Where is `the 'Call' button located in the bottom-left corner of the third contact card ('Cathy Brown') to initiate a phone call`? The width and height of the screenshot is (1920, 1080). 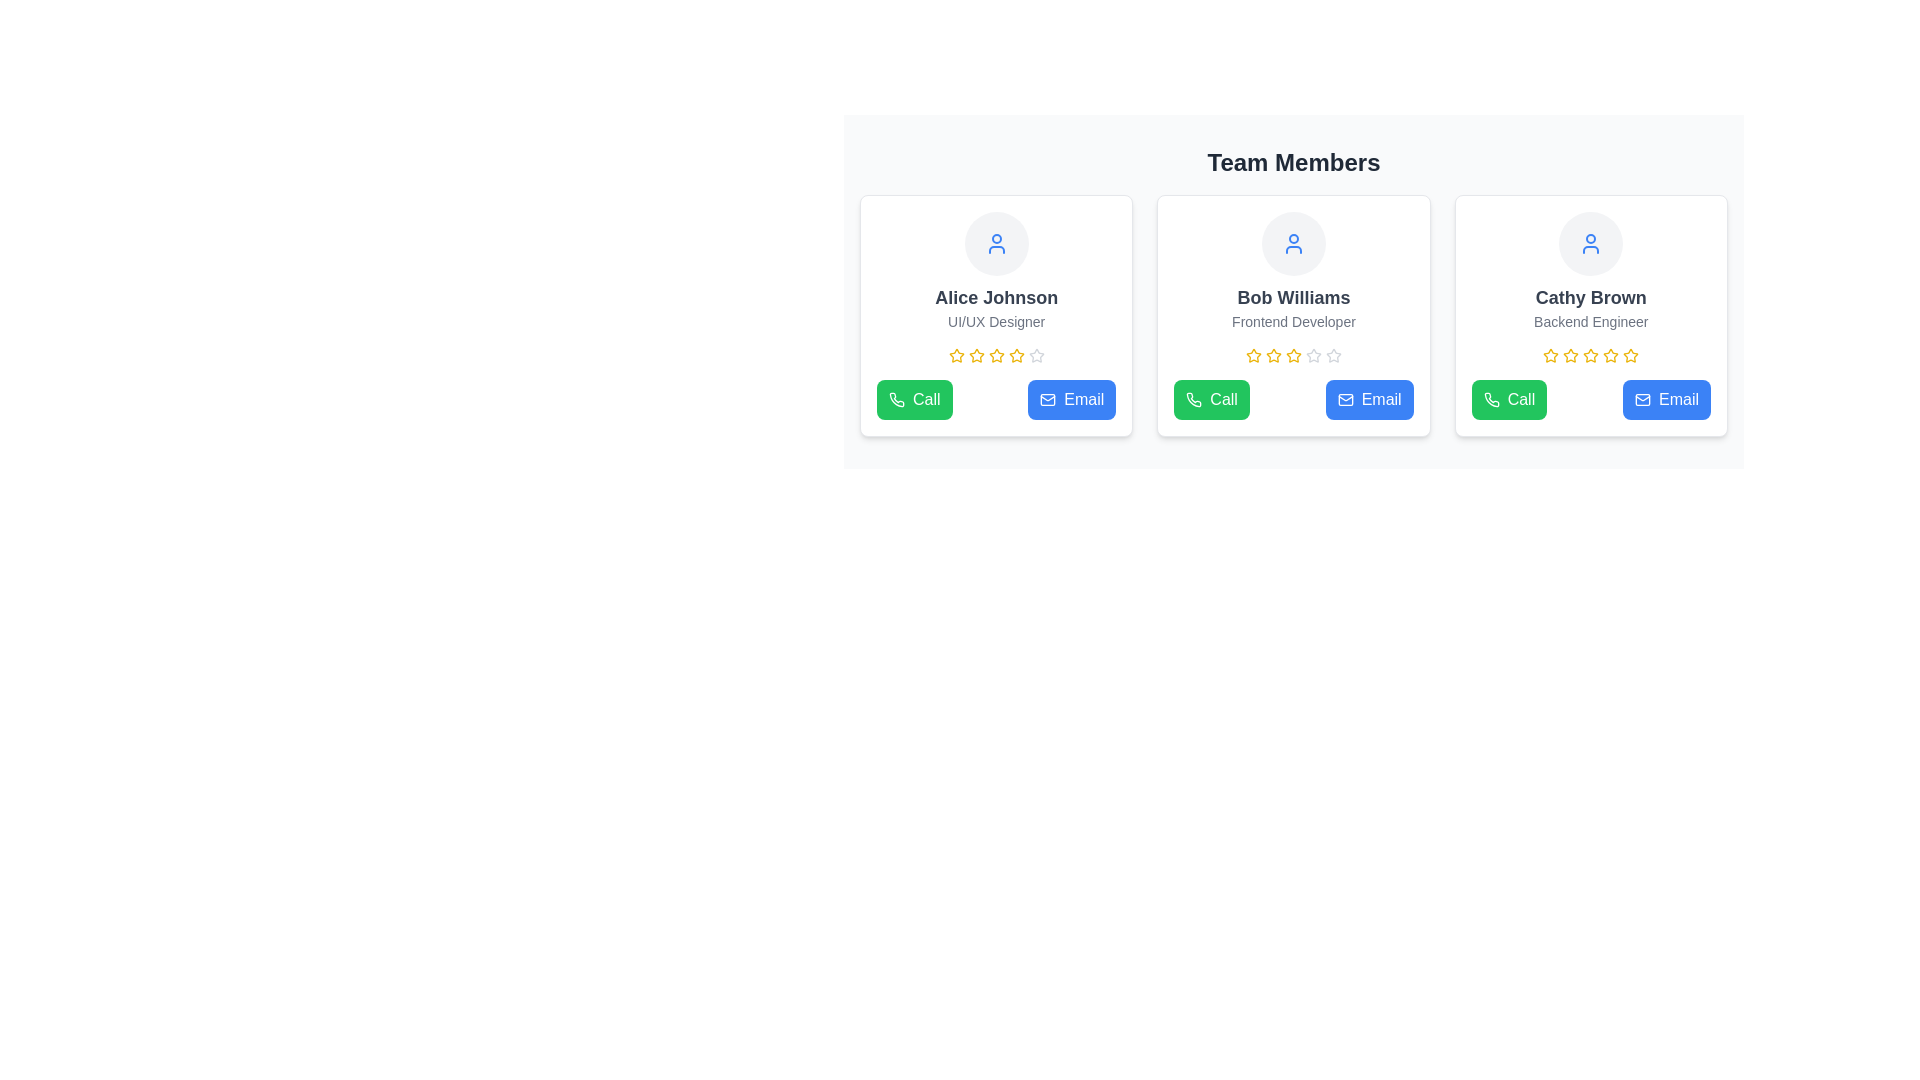 the 'Call' button located in the bottom-left corner of the third contact card ('Cathy Brown') to initiate a phone call is located at coordinates (1491, 400).